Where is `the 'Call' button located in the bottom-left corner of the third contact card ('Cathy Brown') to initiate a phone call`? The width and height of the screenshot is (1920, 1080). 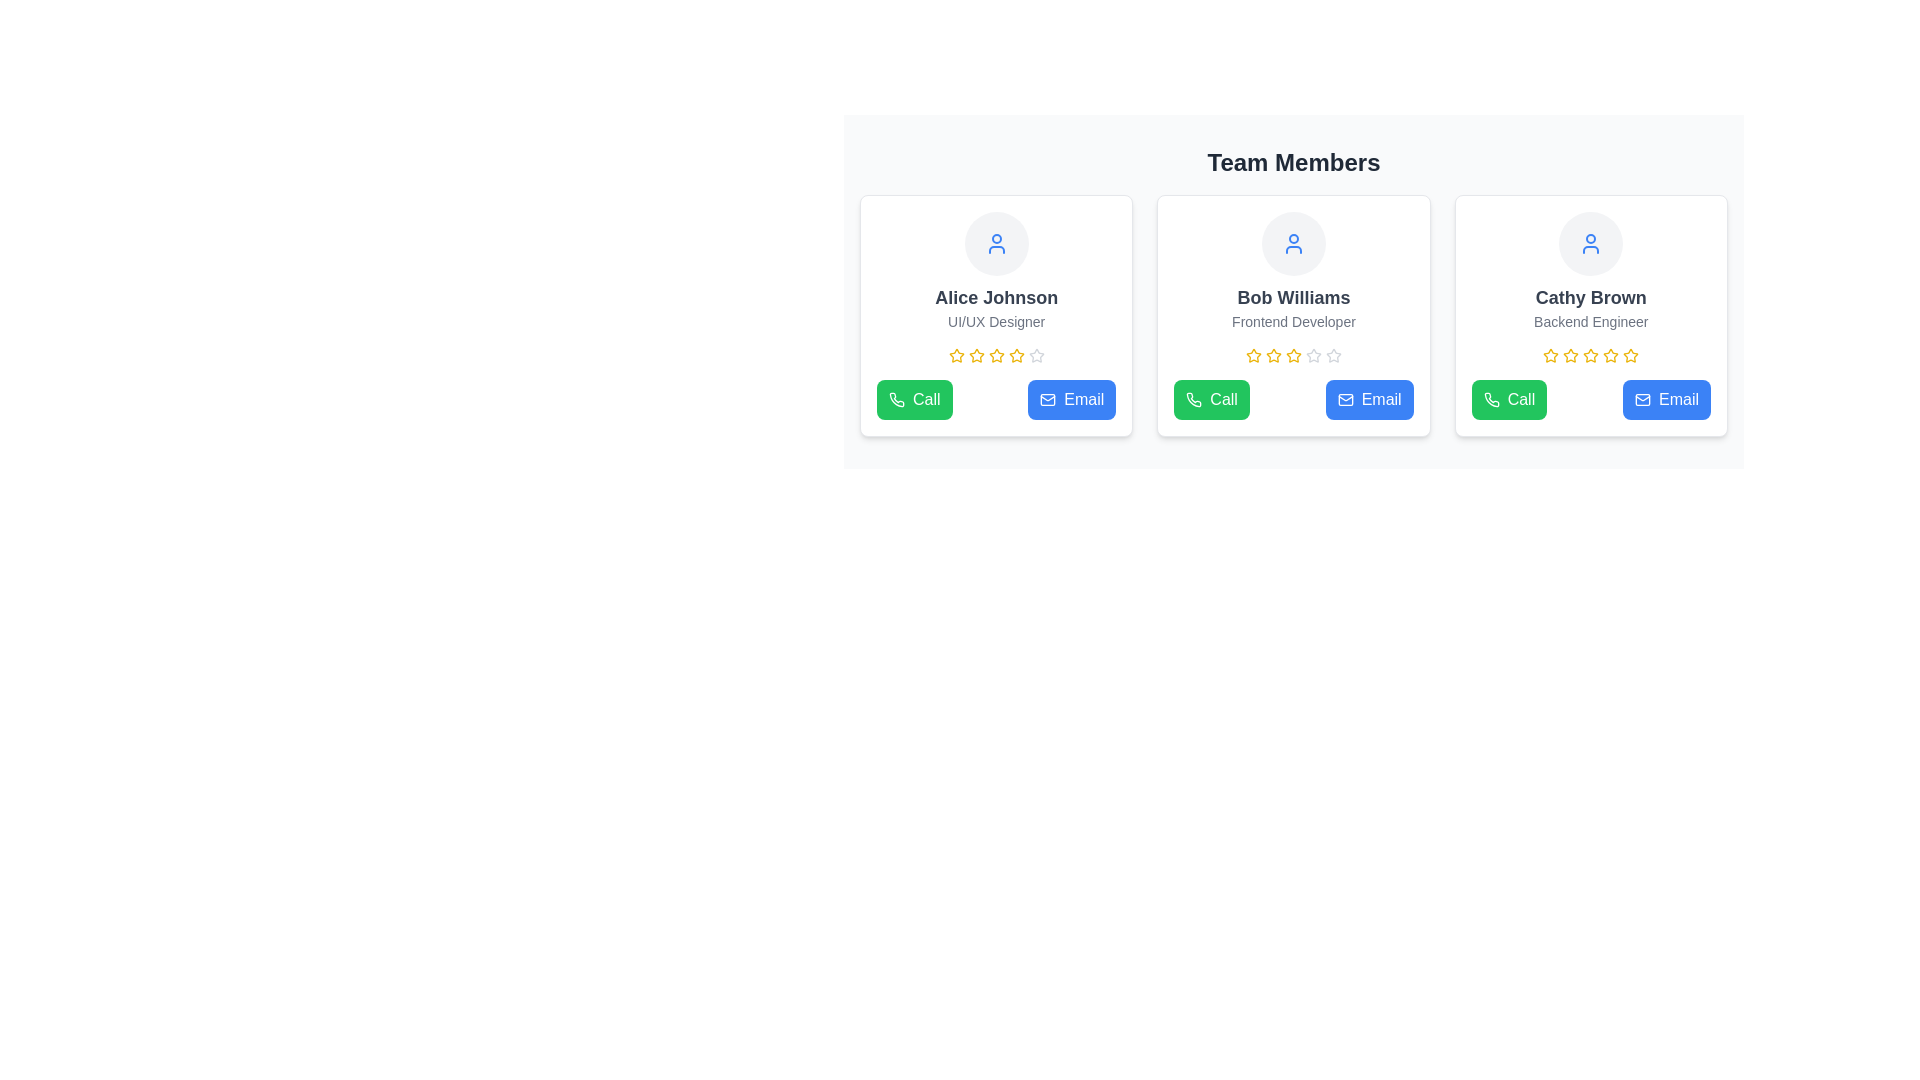 the 'Call' button located in the bottom-left corner of the third contact card ('Cathy Brown') to initiate a phone call is located at coordinates (1491, 400).